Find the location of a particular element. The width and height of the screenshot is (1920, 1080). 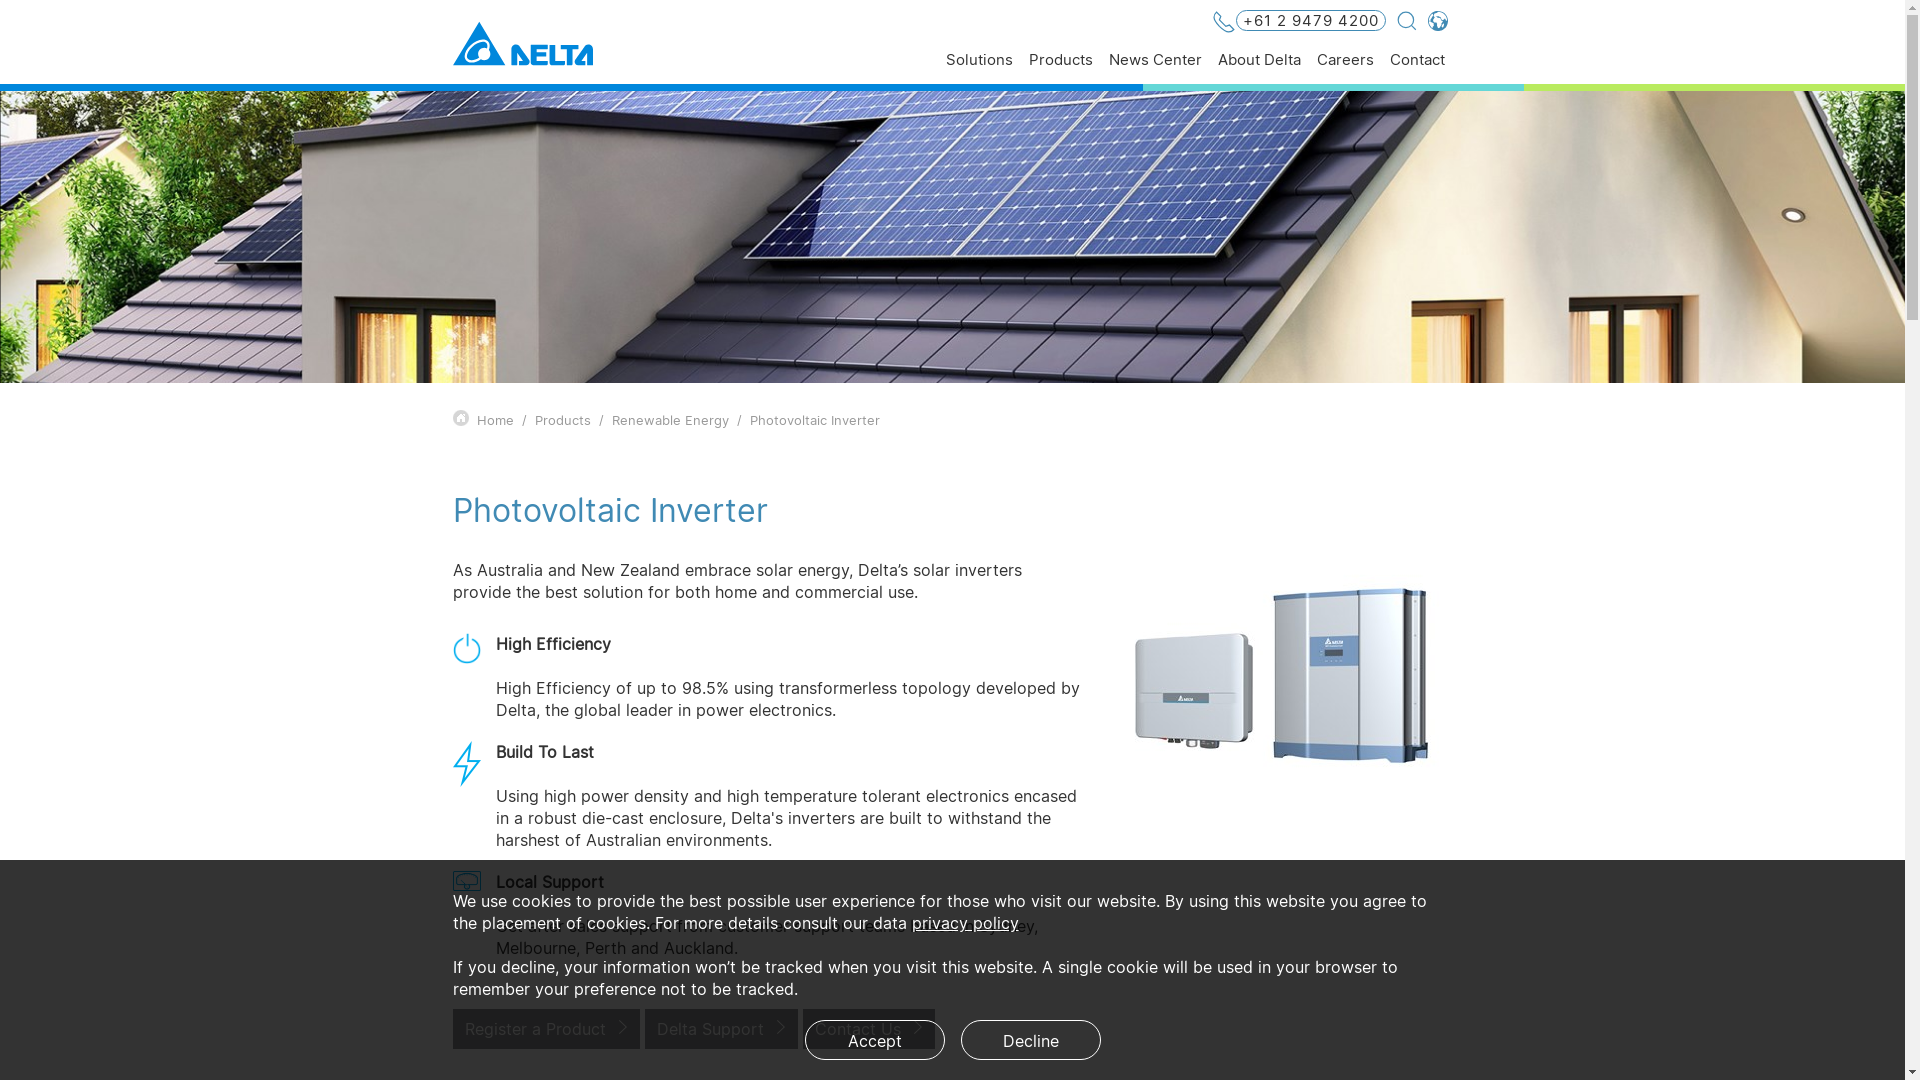

'Home' is located at coordinates (494, 419).